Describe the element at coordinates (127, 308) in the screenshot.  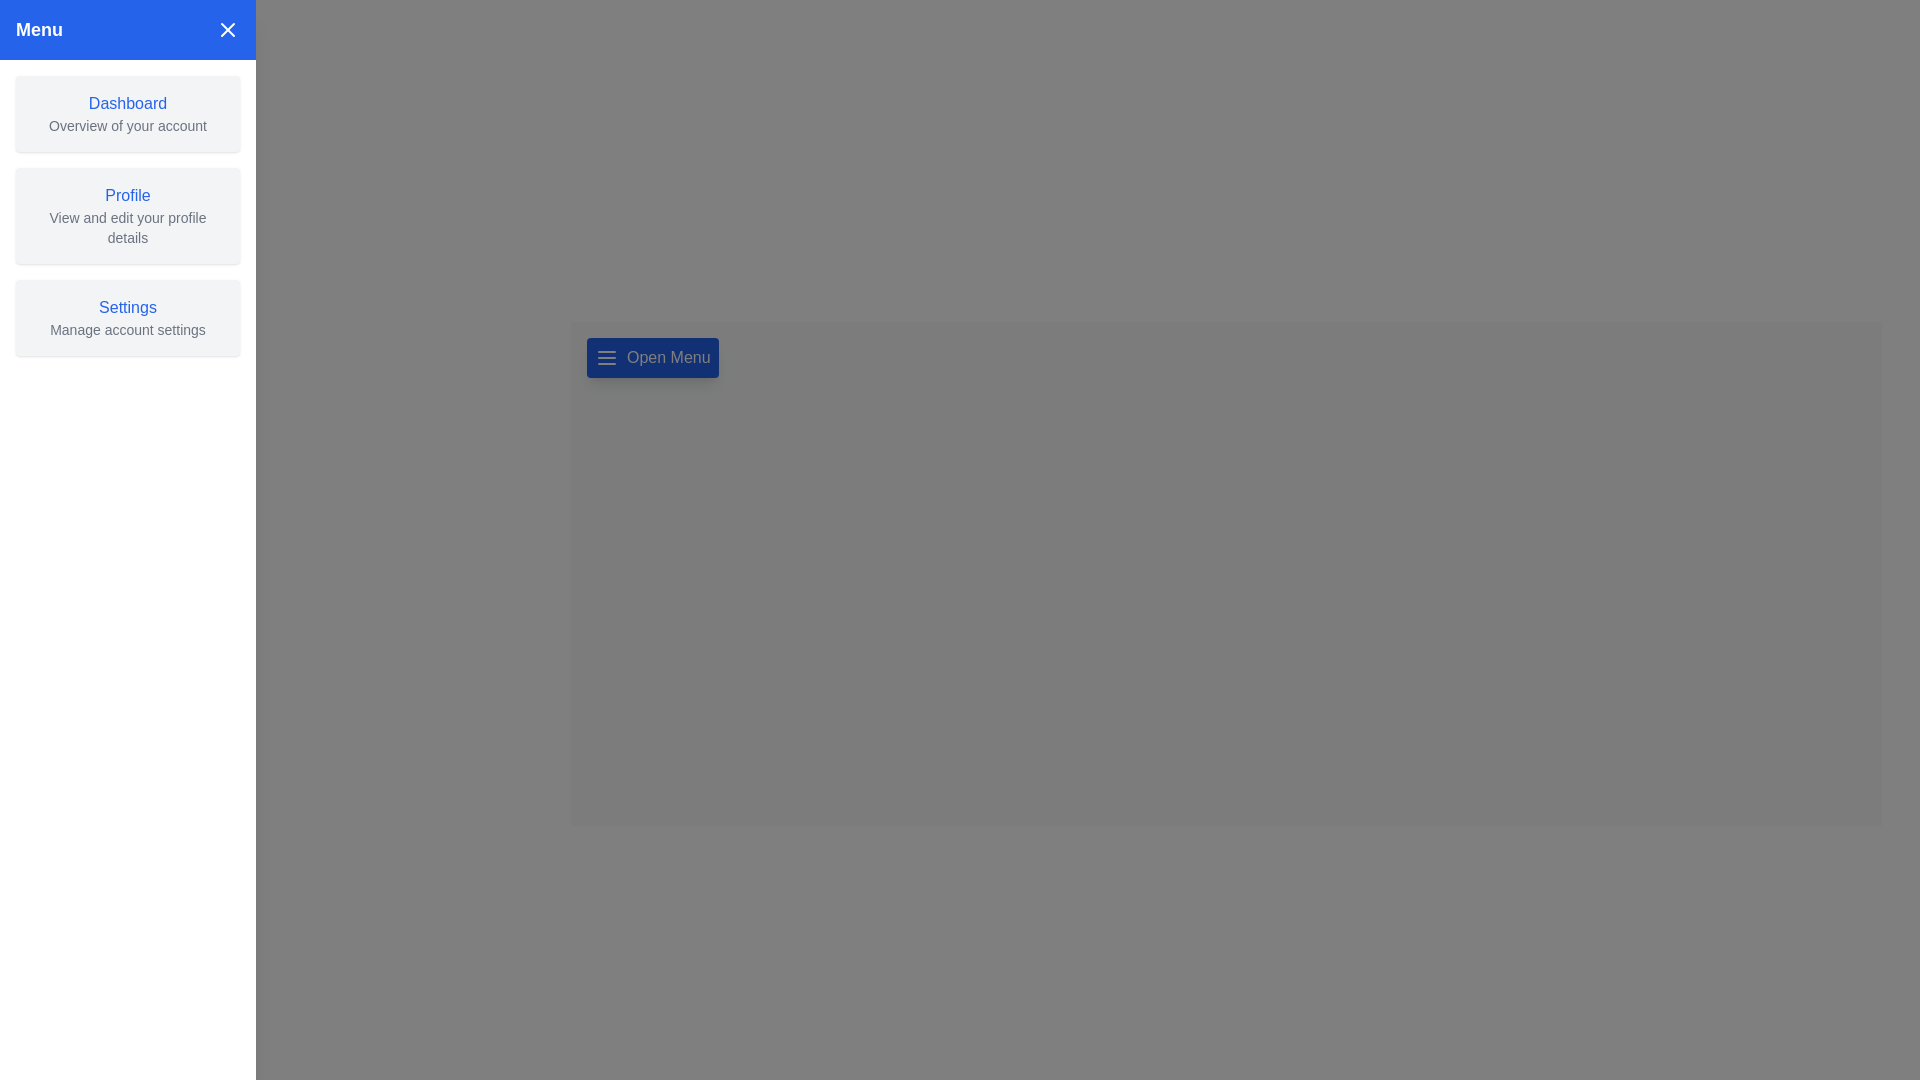
I see `text label 'Settings' within the clickable card in the sidebar on the left, which also contains the smaller text 'Manage account settings'` at that location.